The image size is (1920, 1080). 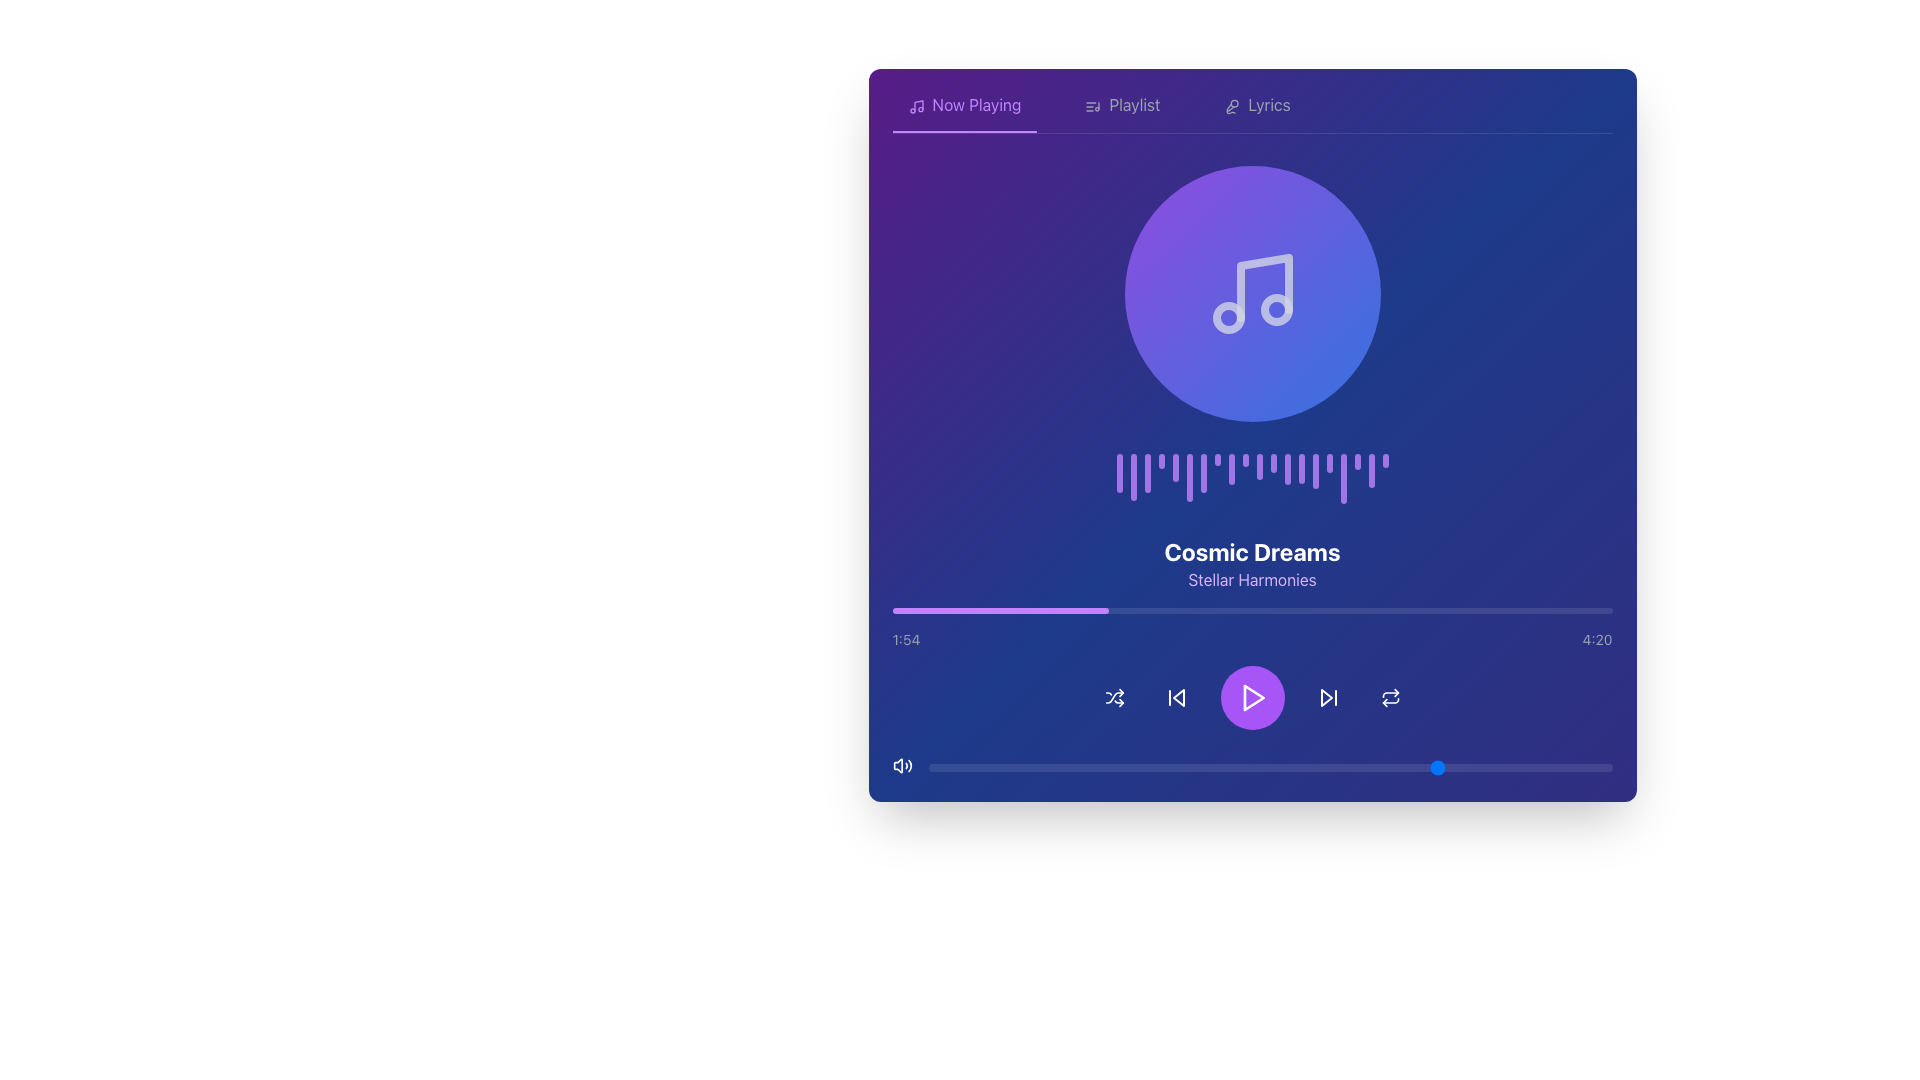 What do you see at coordinates (919, 609) in the screenshot?
I see `playback progress` at bounding box center [919, 609].